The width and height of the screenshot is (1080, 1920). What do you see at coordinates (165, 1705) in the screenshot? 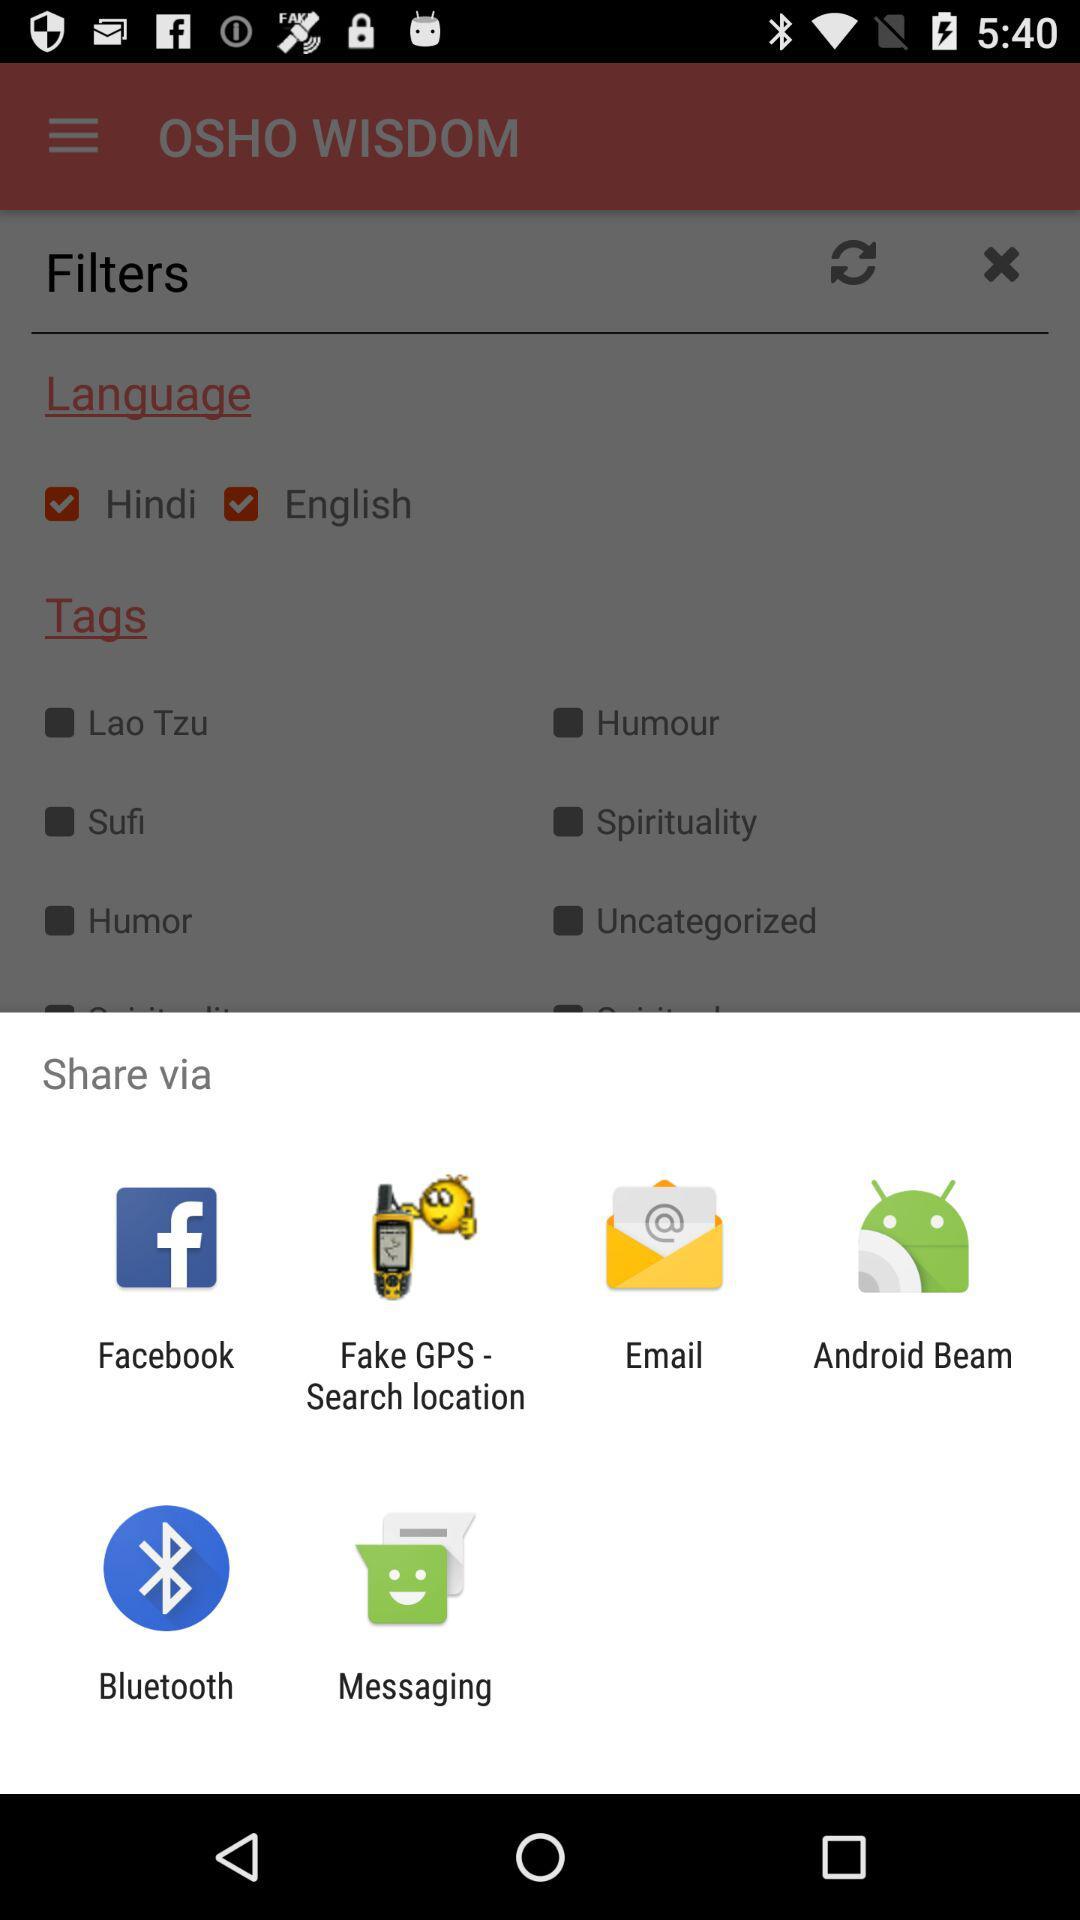
I see `the icon to the left of the messaging item` at bounding box center [165, 1705].